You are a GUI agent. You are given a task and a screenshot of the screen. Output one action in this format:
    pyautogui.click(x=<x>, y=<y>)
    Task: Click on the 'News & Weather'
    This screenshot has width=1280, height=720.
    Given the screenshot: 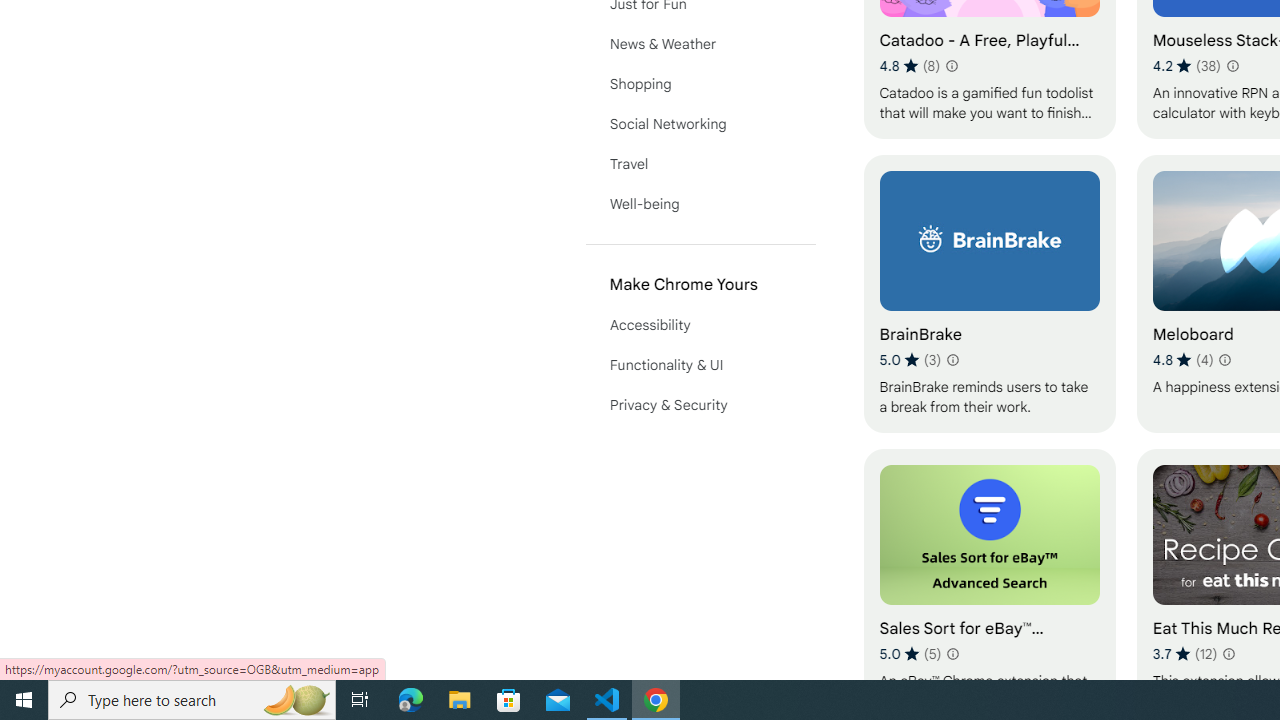 What is the action you would take?
    pyautogui.click(x=700, y=43)
    